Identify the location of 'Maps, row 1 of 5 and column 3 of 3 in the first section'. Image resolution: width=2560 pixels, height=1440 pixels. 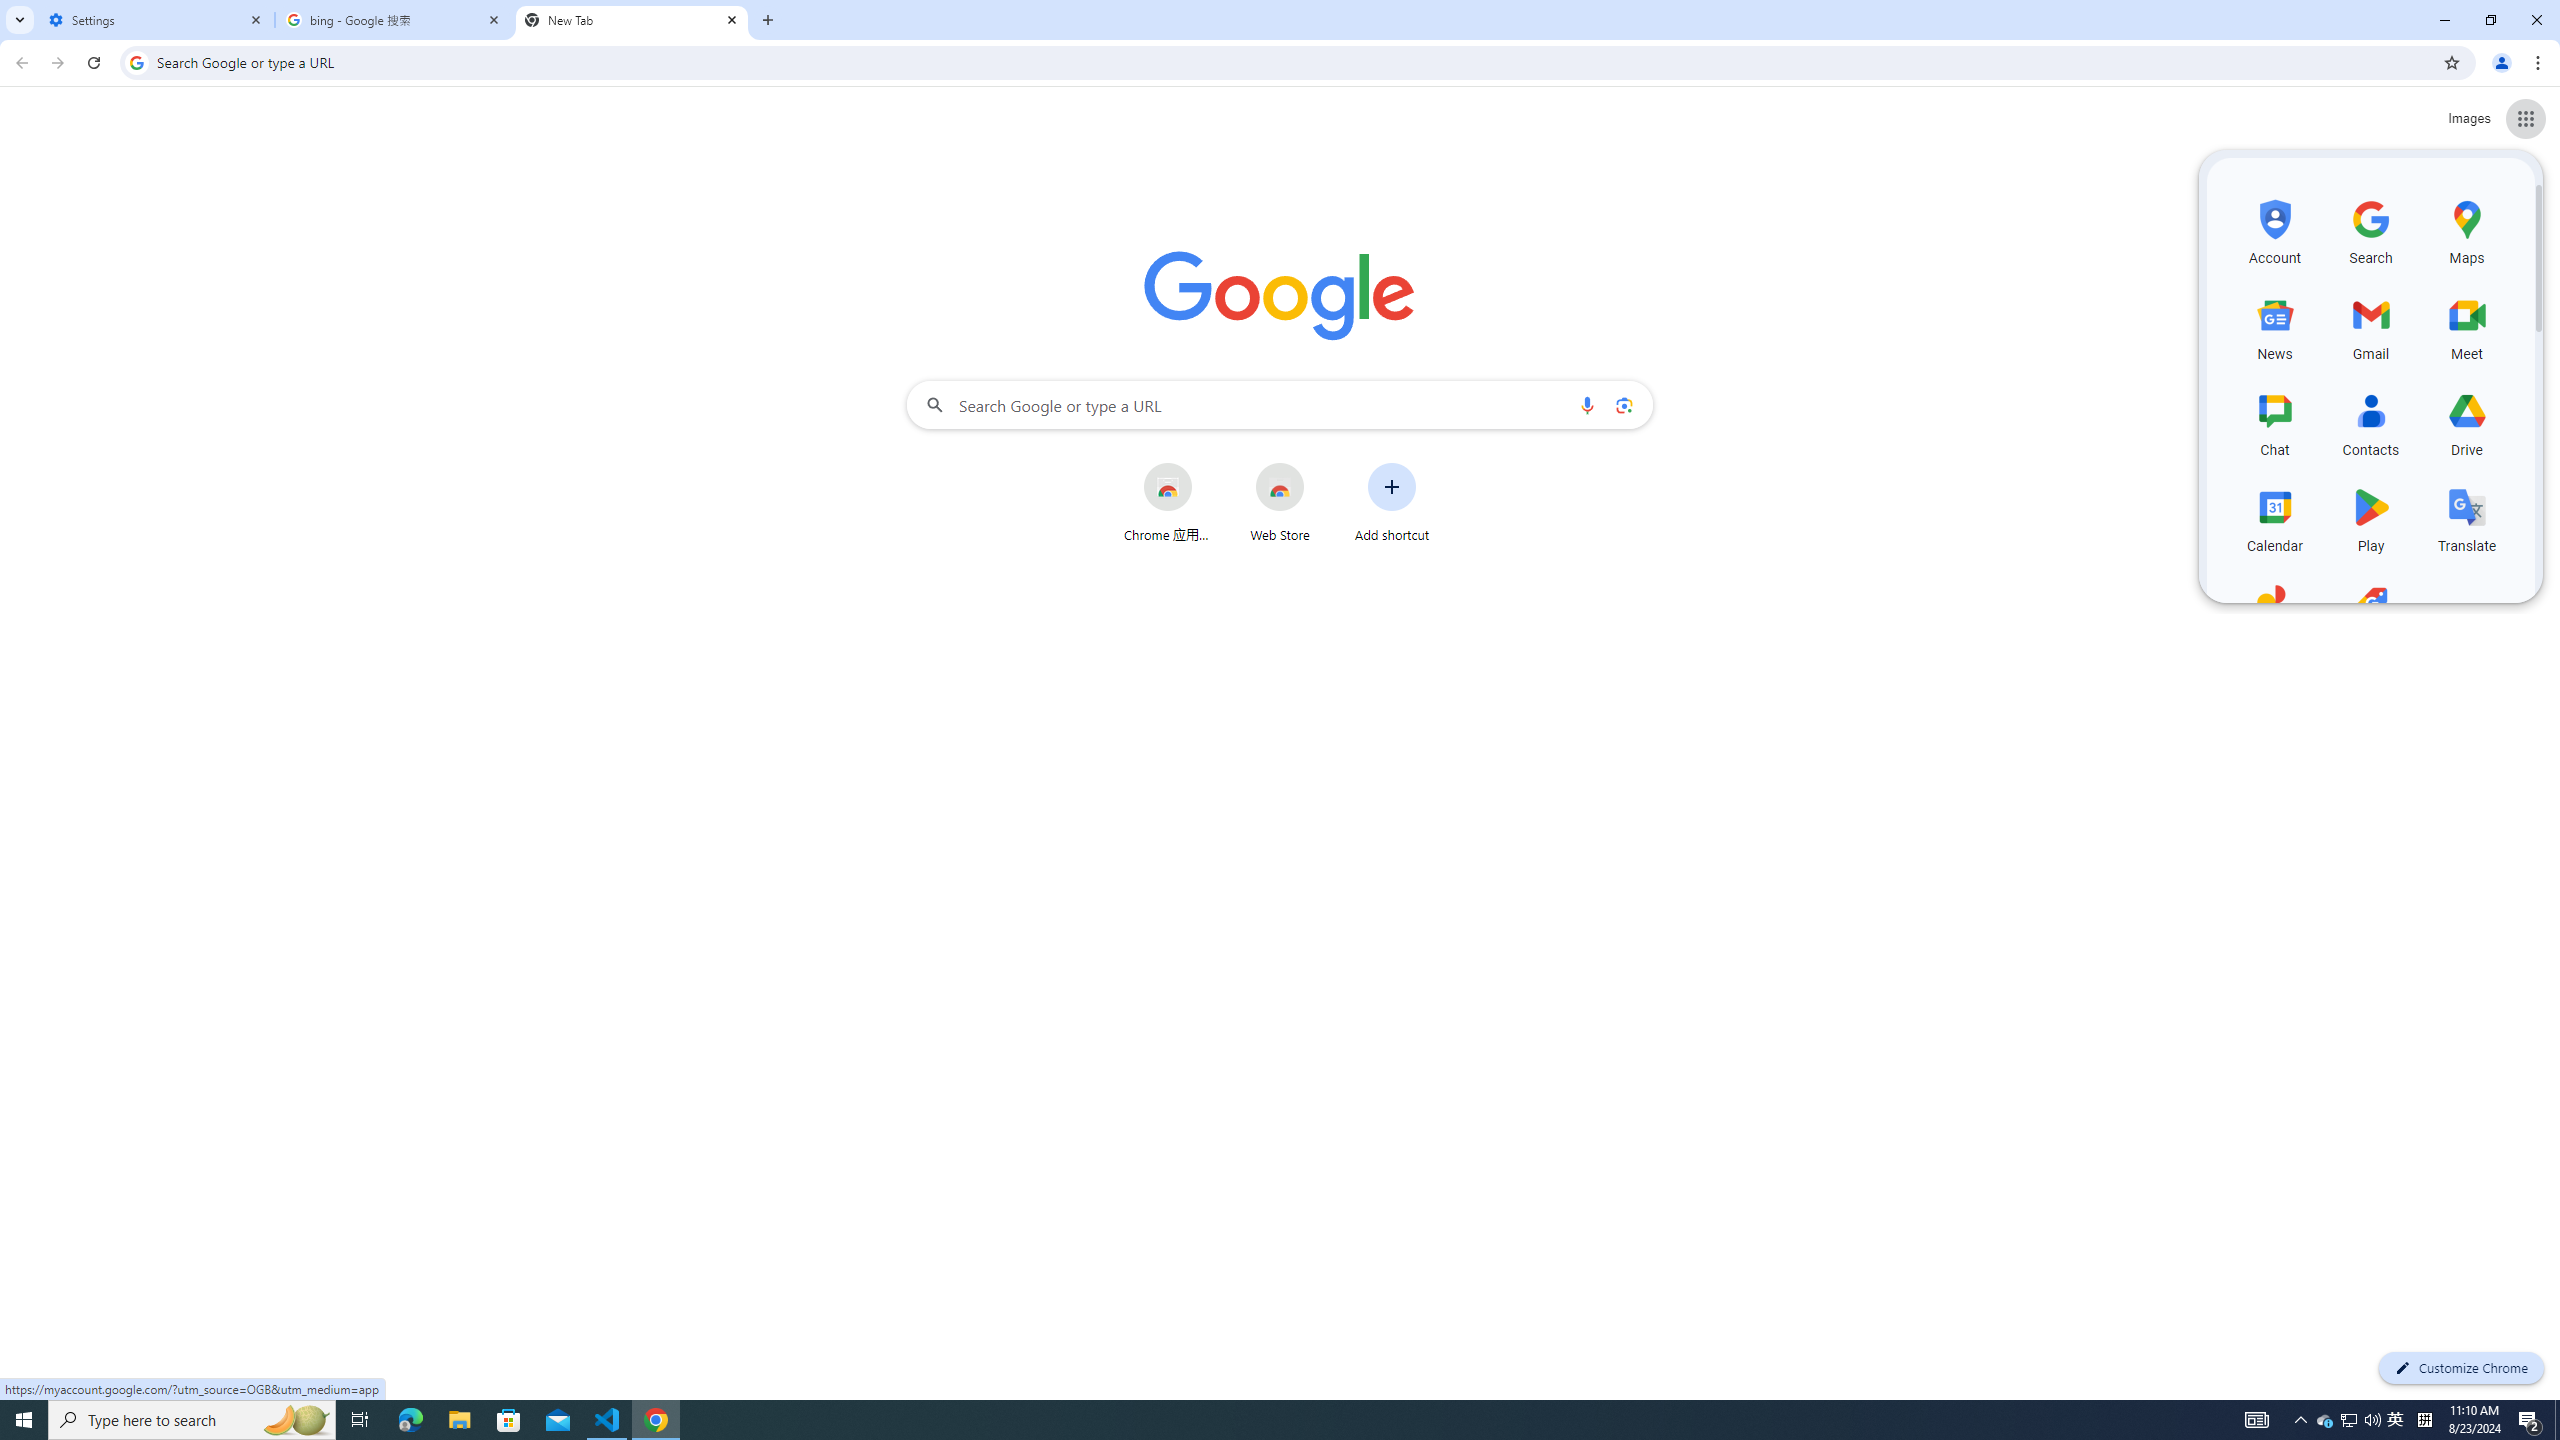
(2466, 229).